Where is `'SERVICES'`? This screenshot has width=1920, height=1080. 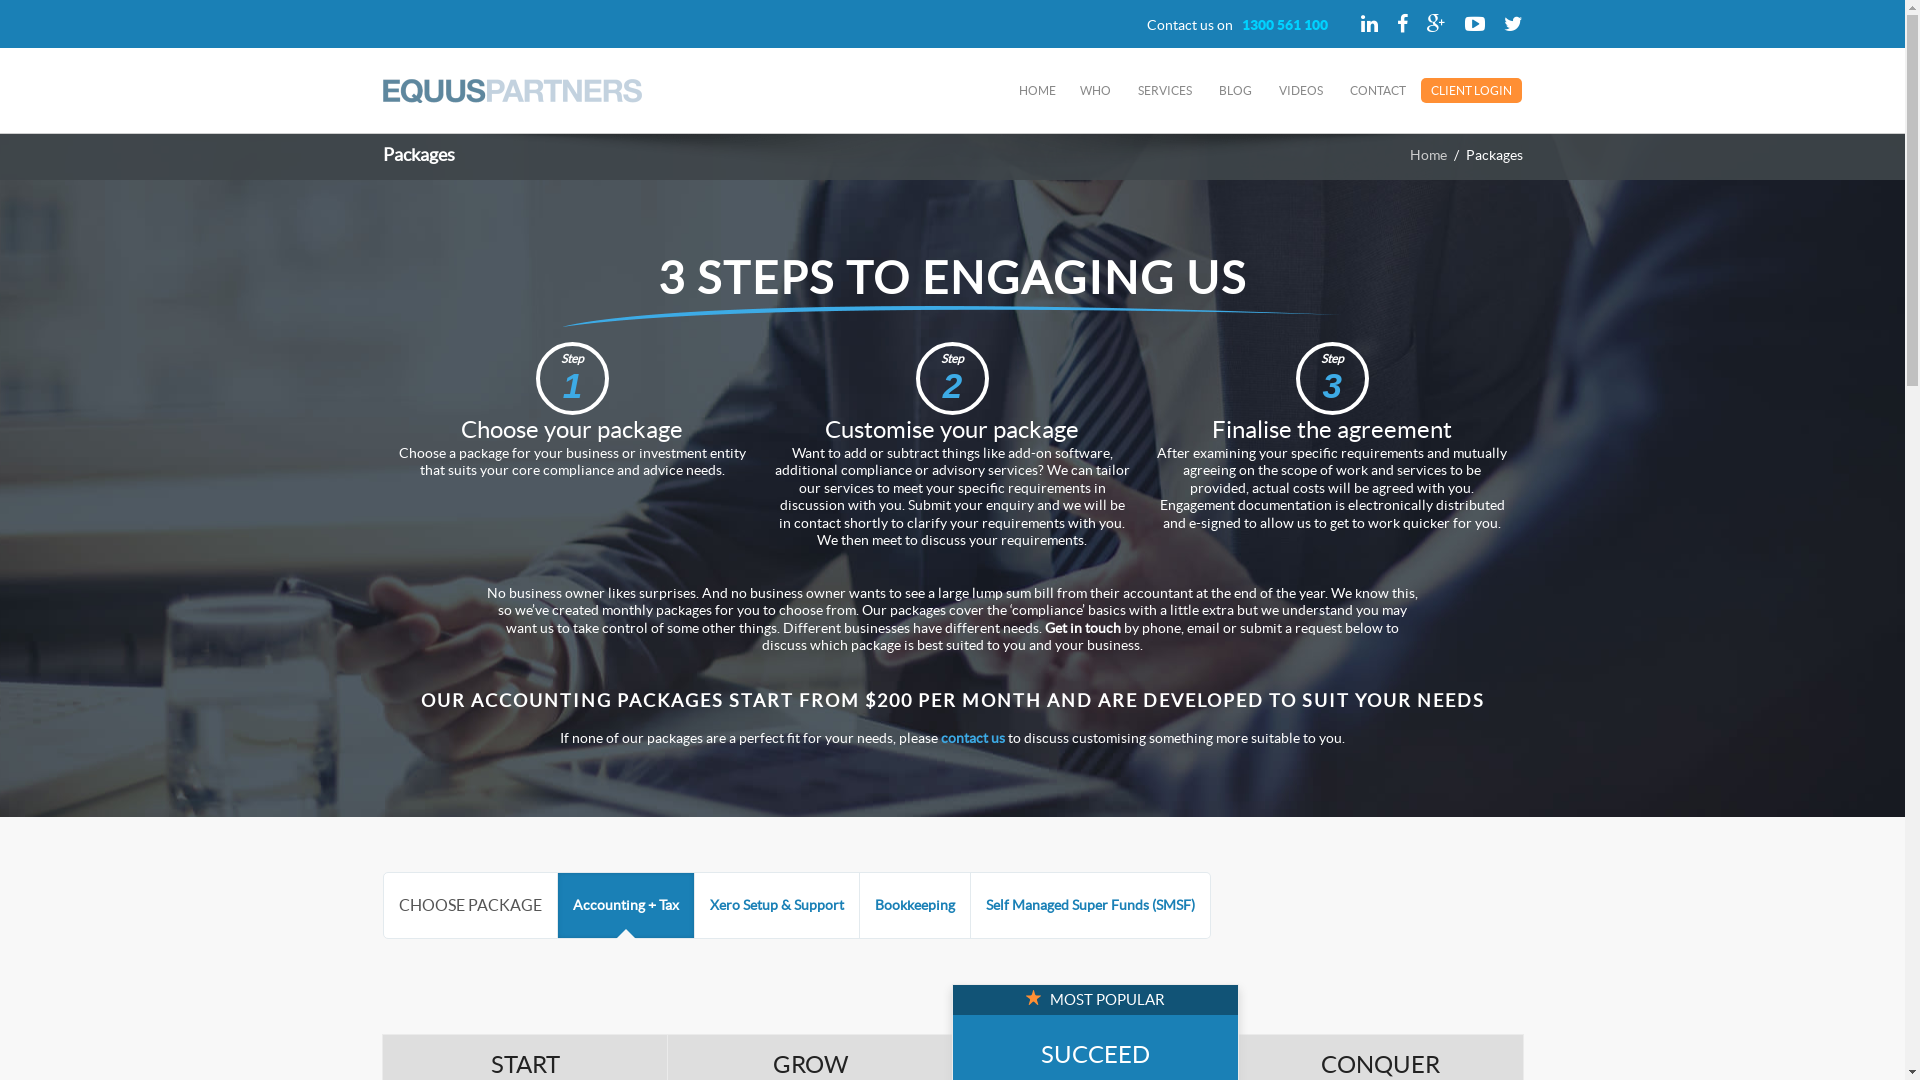 'SERVICES' is located at coordinates (1165, 90).